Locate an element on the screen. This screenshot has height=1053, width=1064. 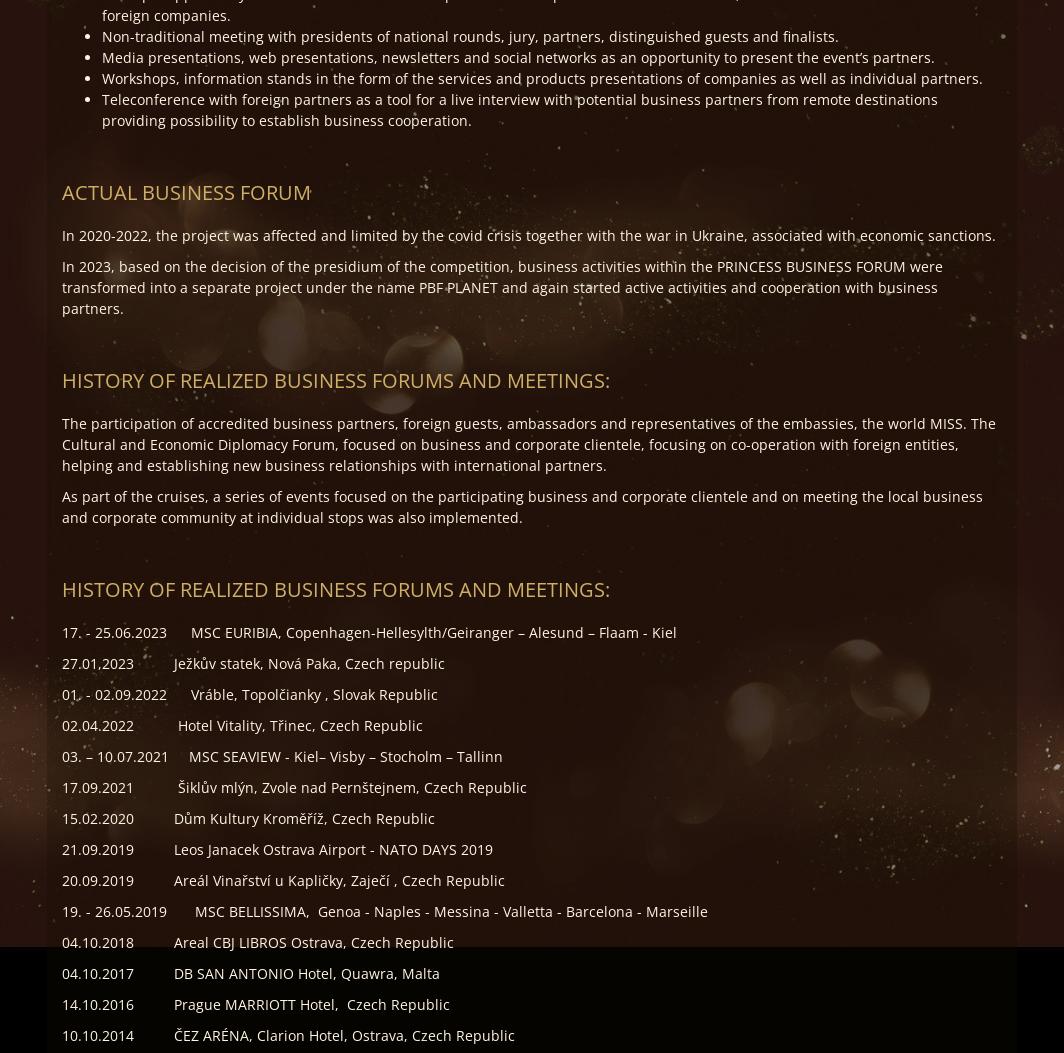
'04.10.2018          Areal CBJ LIBROS Ostrava, Czech Republic' is located at coordinates (62, 941).